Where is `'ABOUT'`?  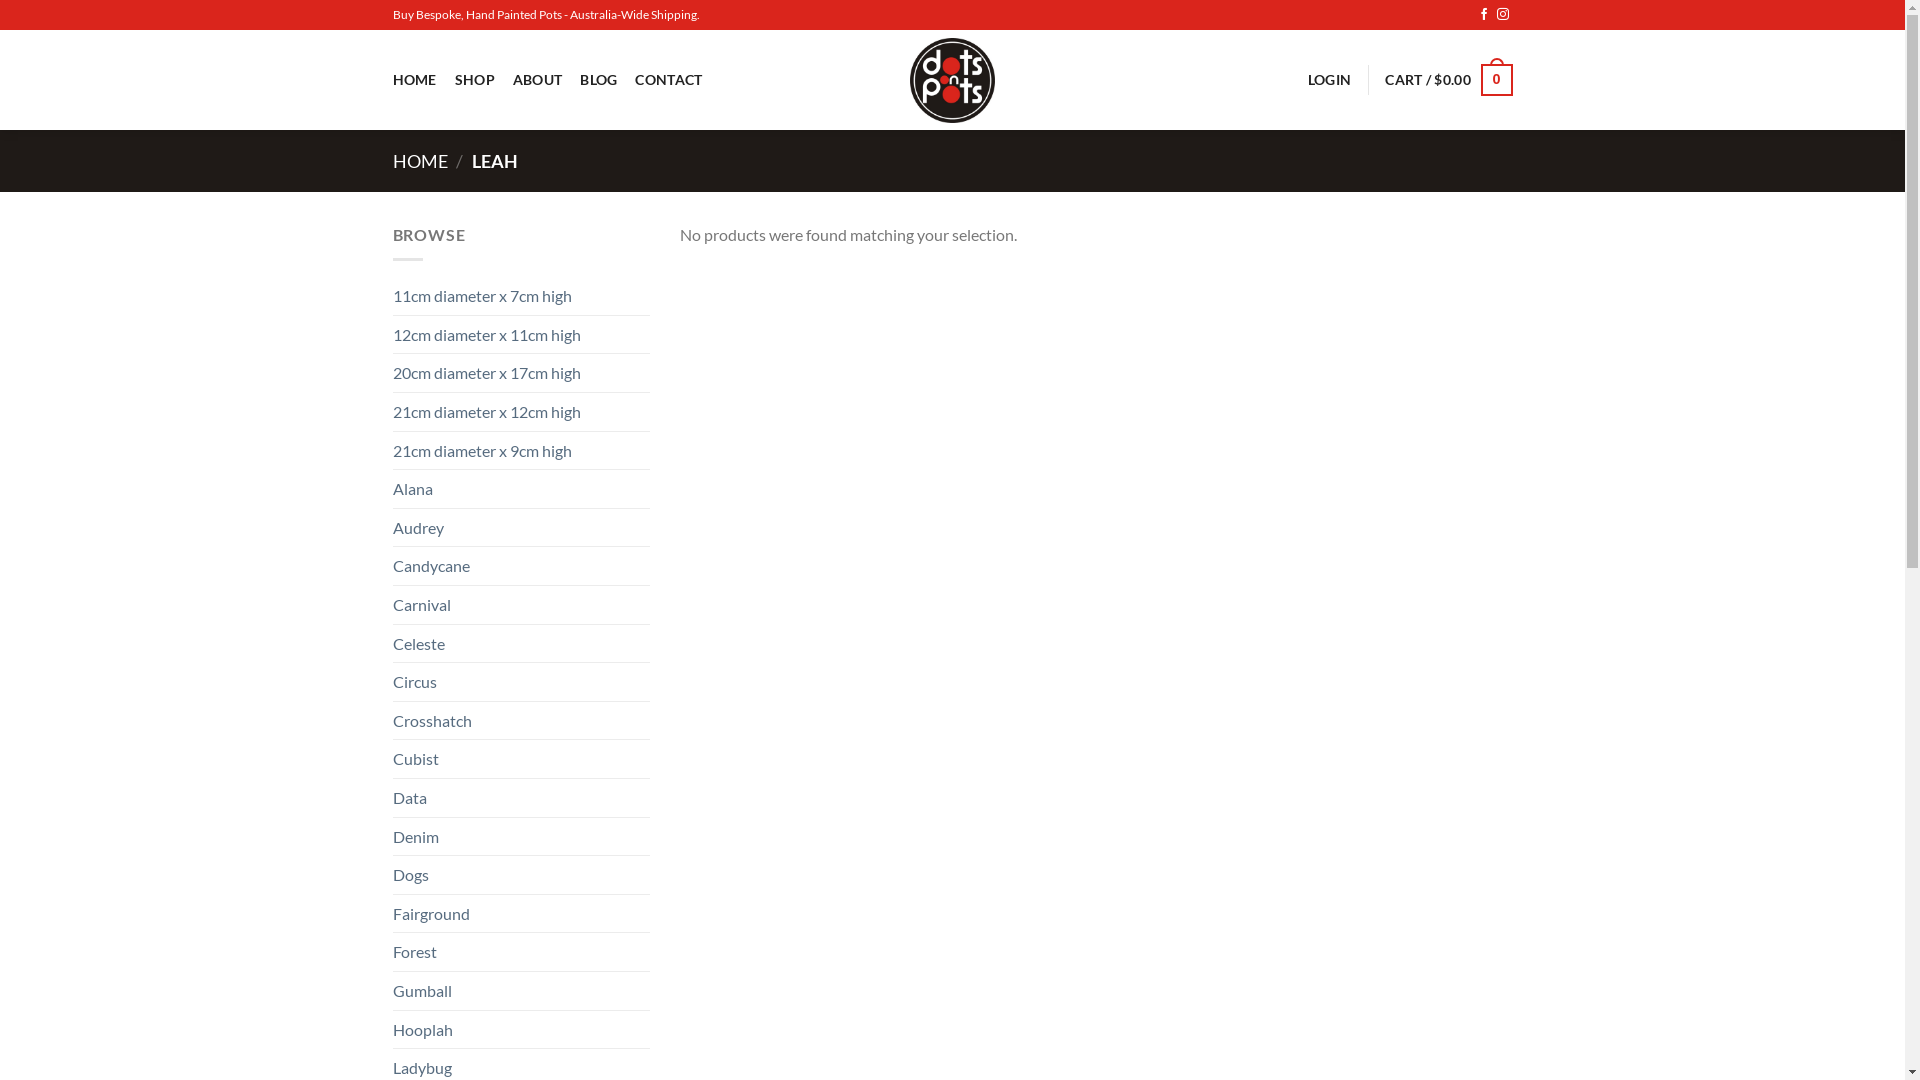 'ABOUT' is located at coordinates (537, 78).